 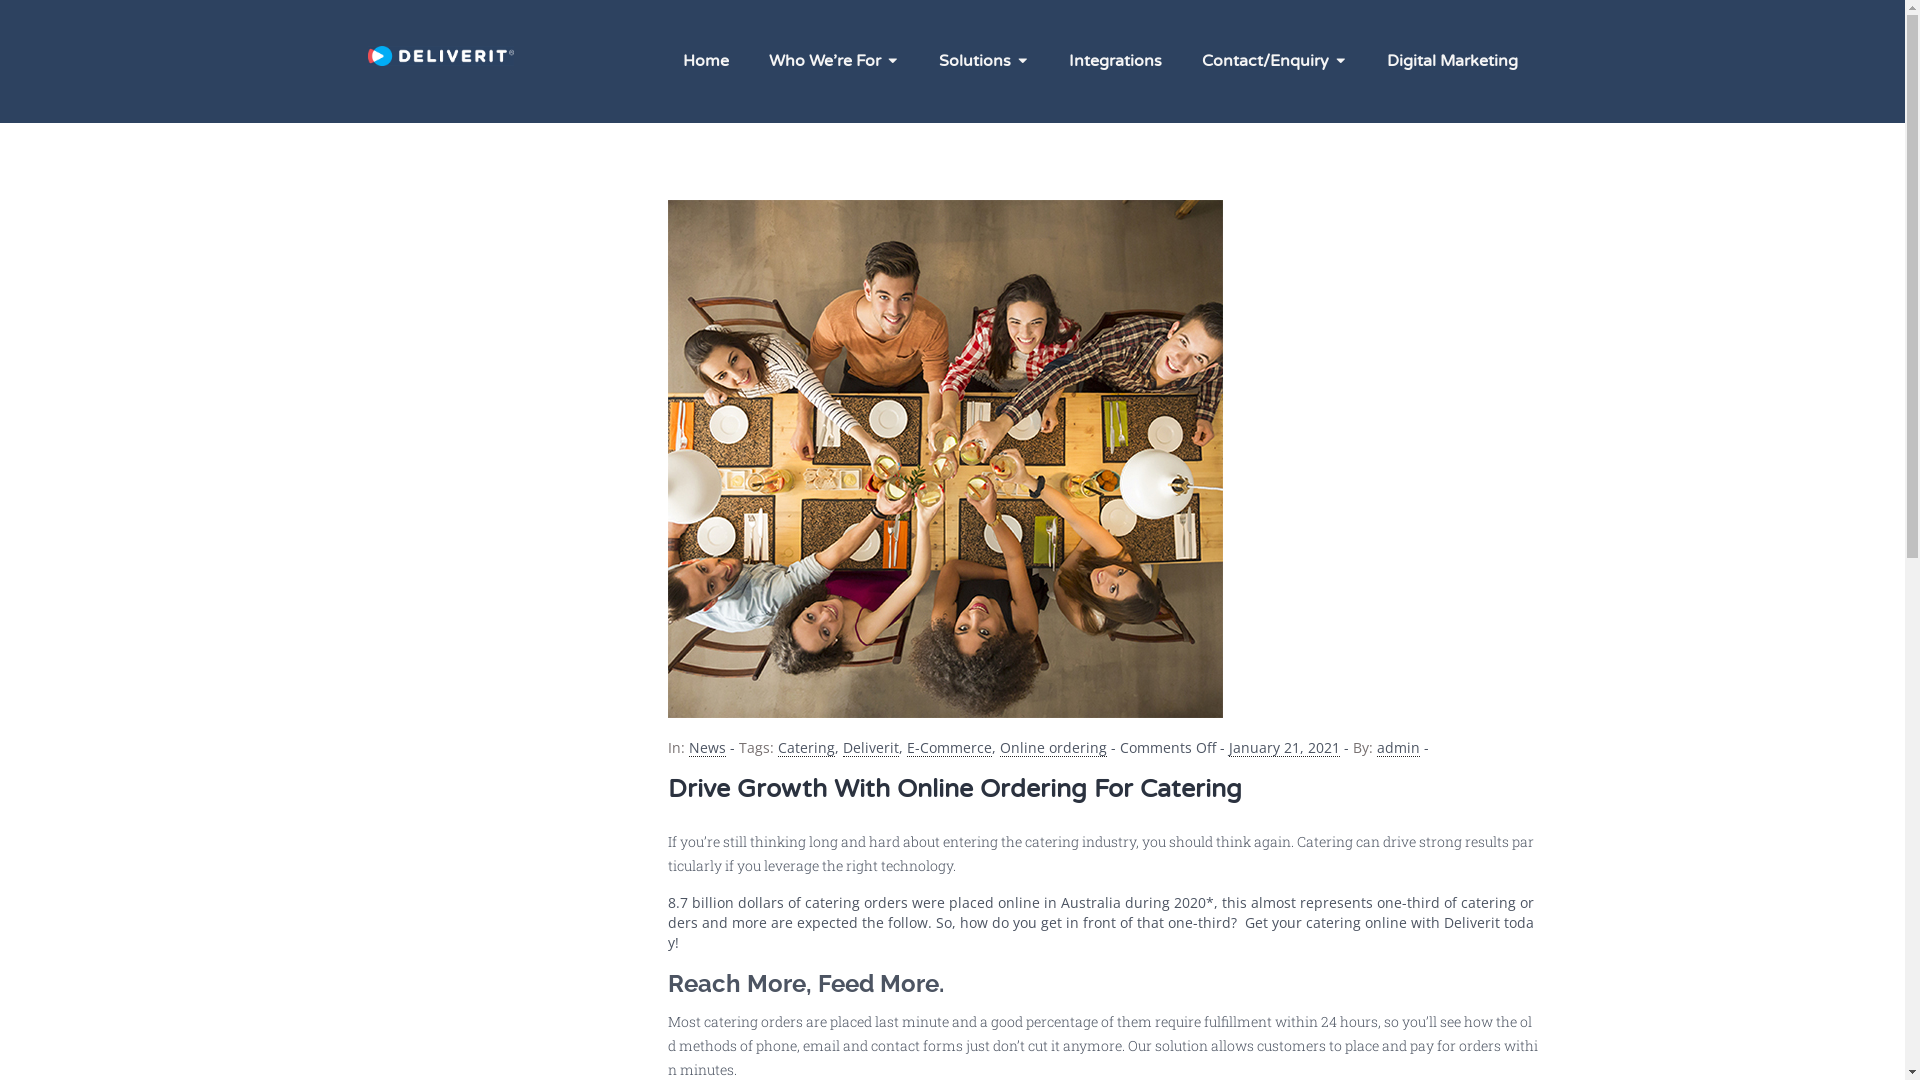 What do you see at coordinates (705, 60) in the screenshot?
I see `'Home'` at bounding box center [705, 60].